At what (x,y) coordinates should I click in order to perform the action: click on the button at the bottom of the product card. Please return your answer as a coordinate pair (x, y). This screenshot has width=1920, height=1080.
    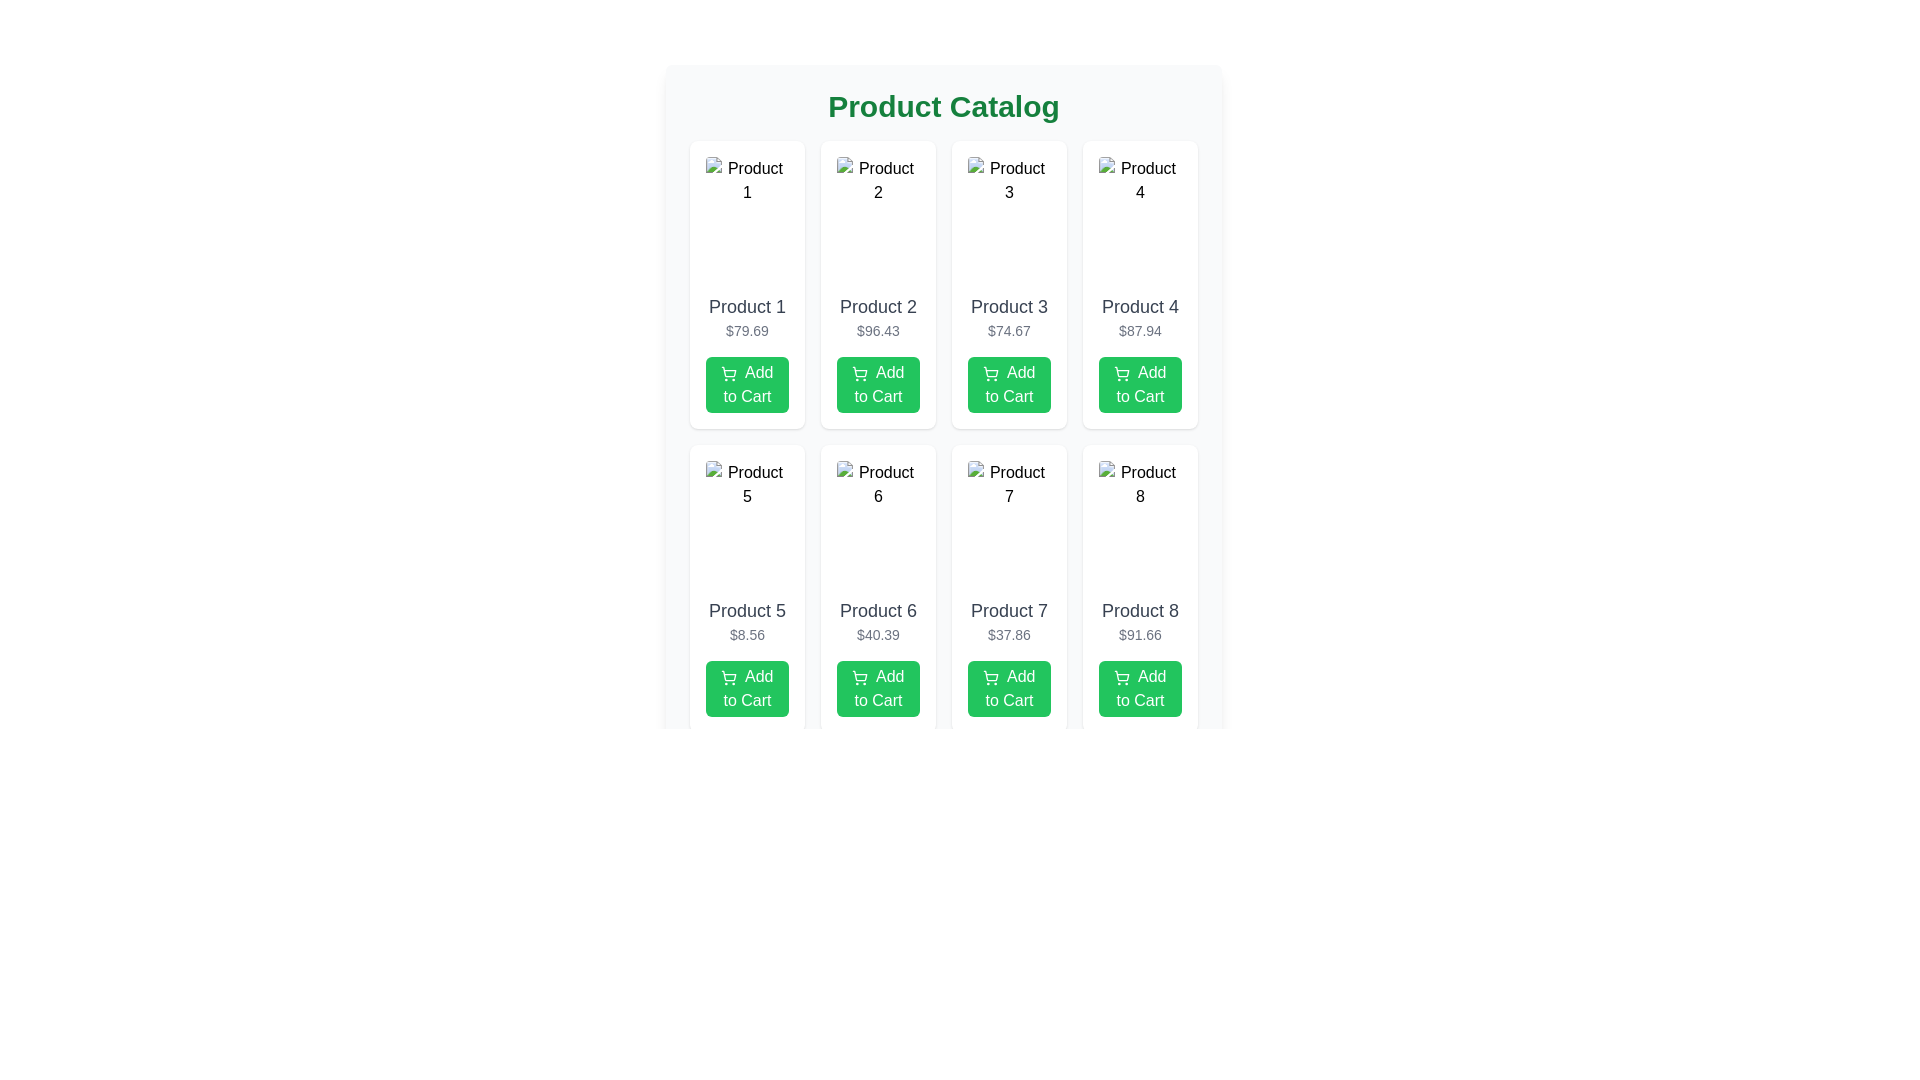
    Looking at the image, I should click on (1140, 688).